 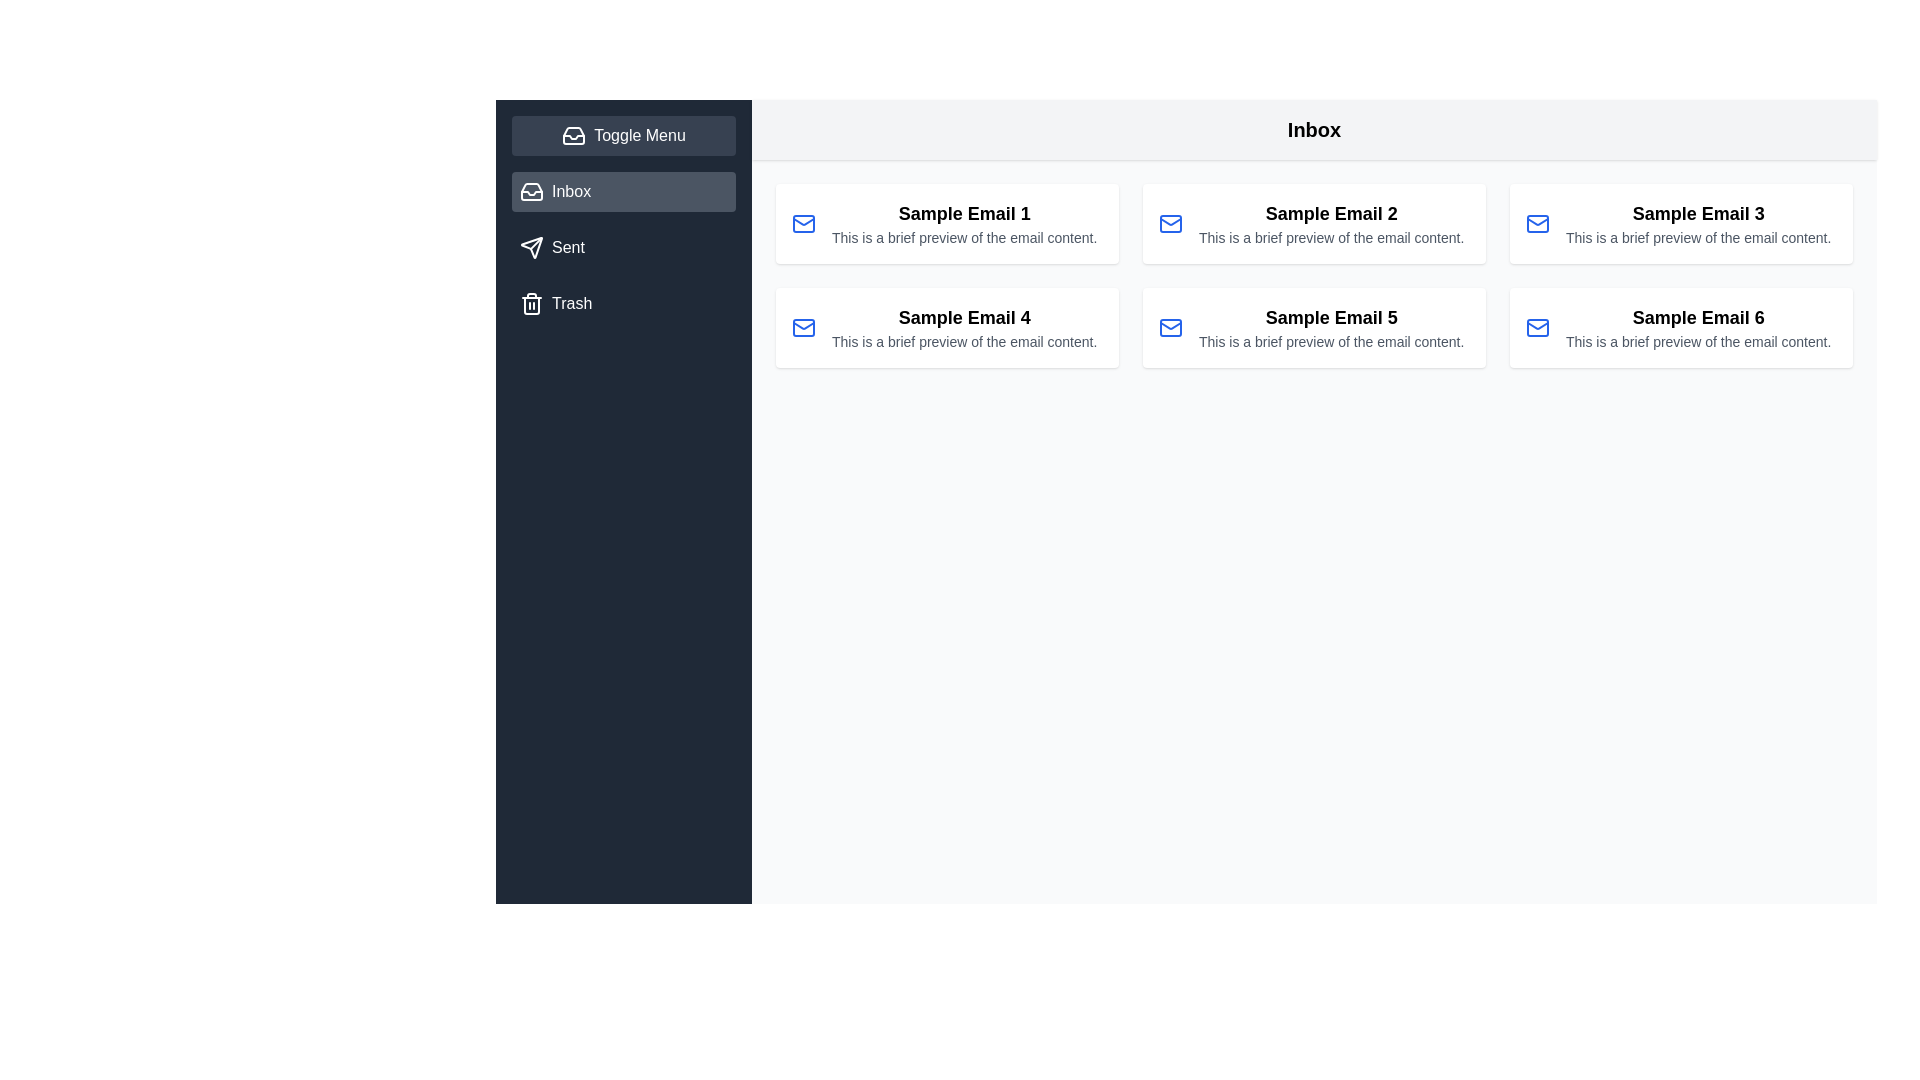 What do you see at coordinates (964, 326) in the screenshot?
I see `the text block containing the bold heading 'Sample Email 4' and the lighter preview text 'This is a brief preview of the email content.' located in the top-left quadrant of the inbox grid, specifically in the second row, first column` at bounding box center [964, 326].